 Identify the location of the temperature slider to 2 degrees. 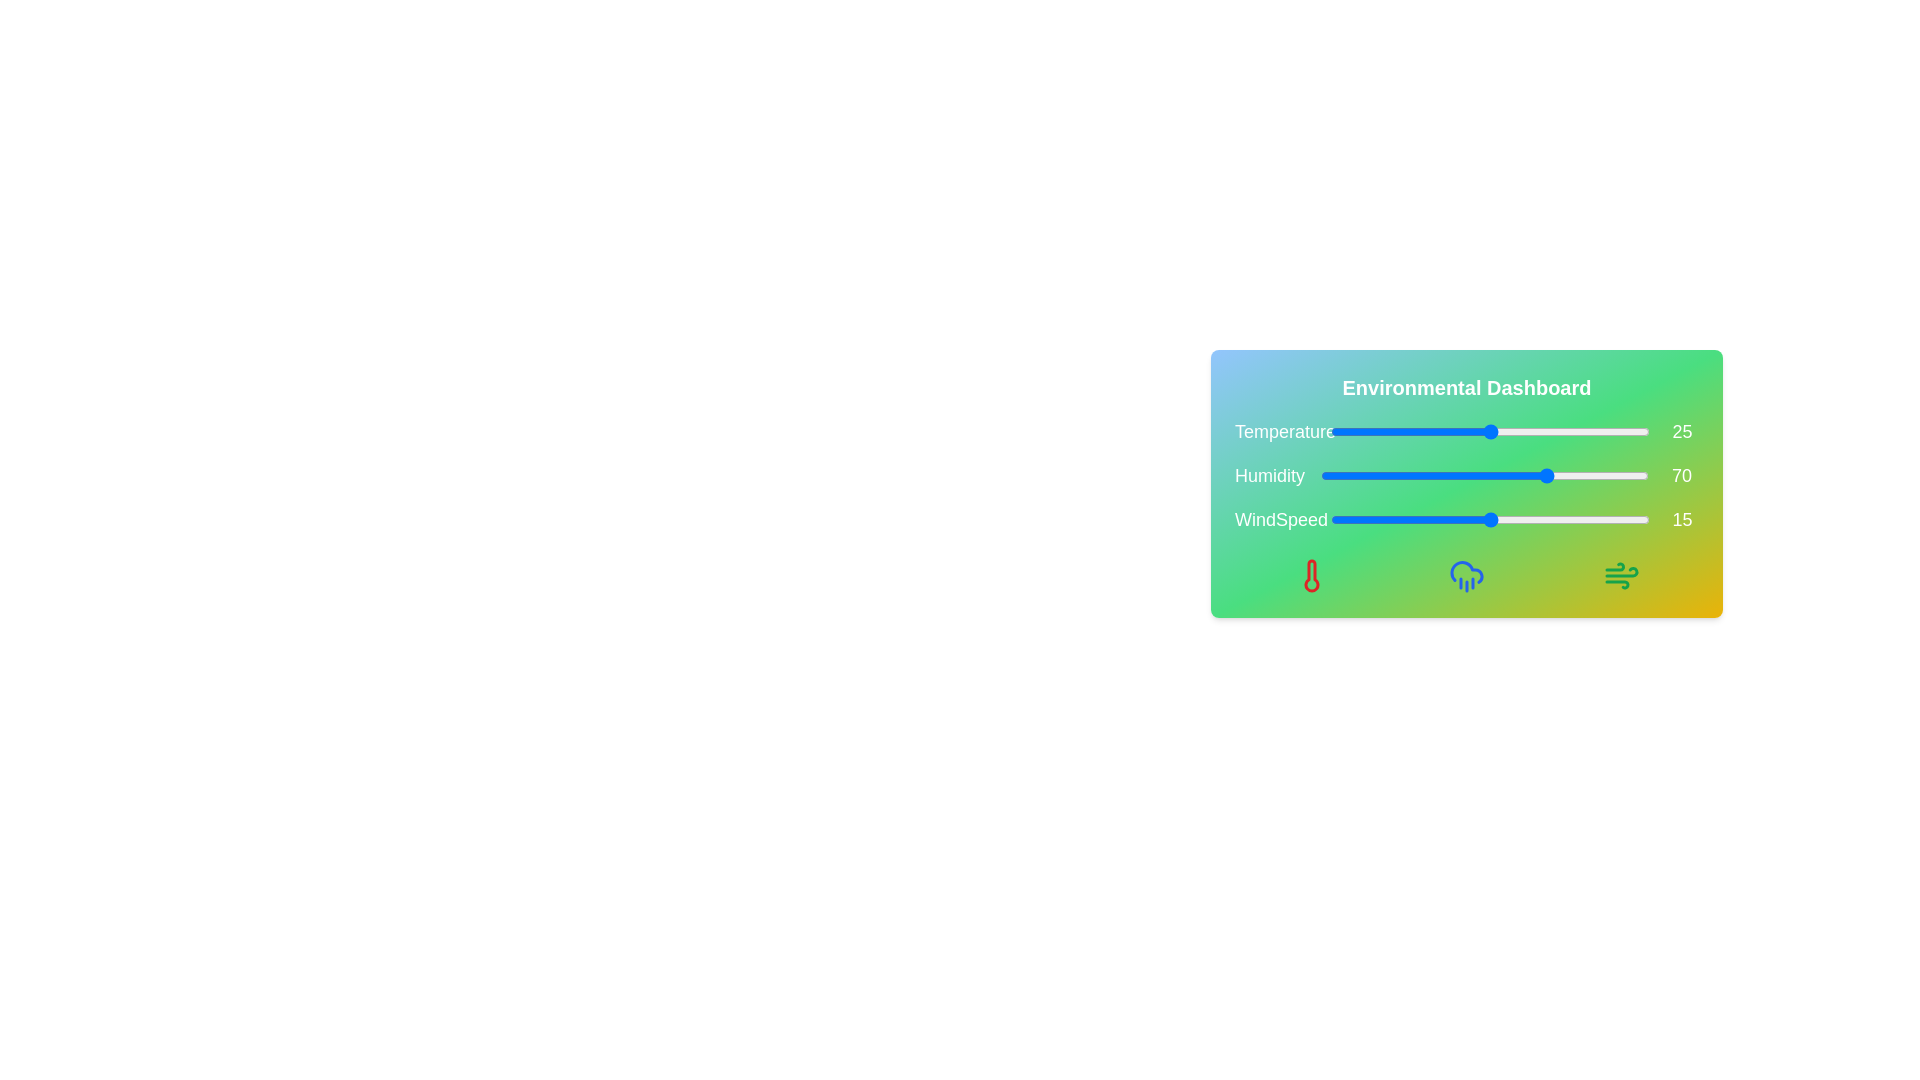
(1343, 431).